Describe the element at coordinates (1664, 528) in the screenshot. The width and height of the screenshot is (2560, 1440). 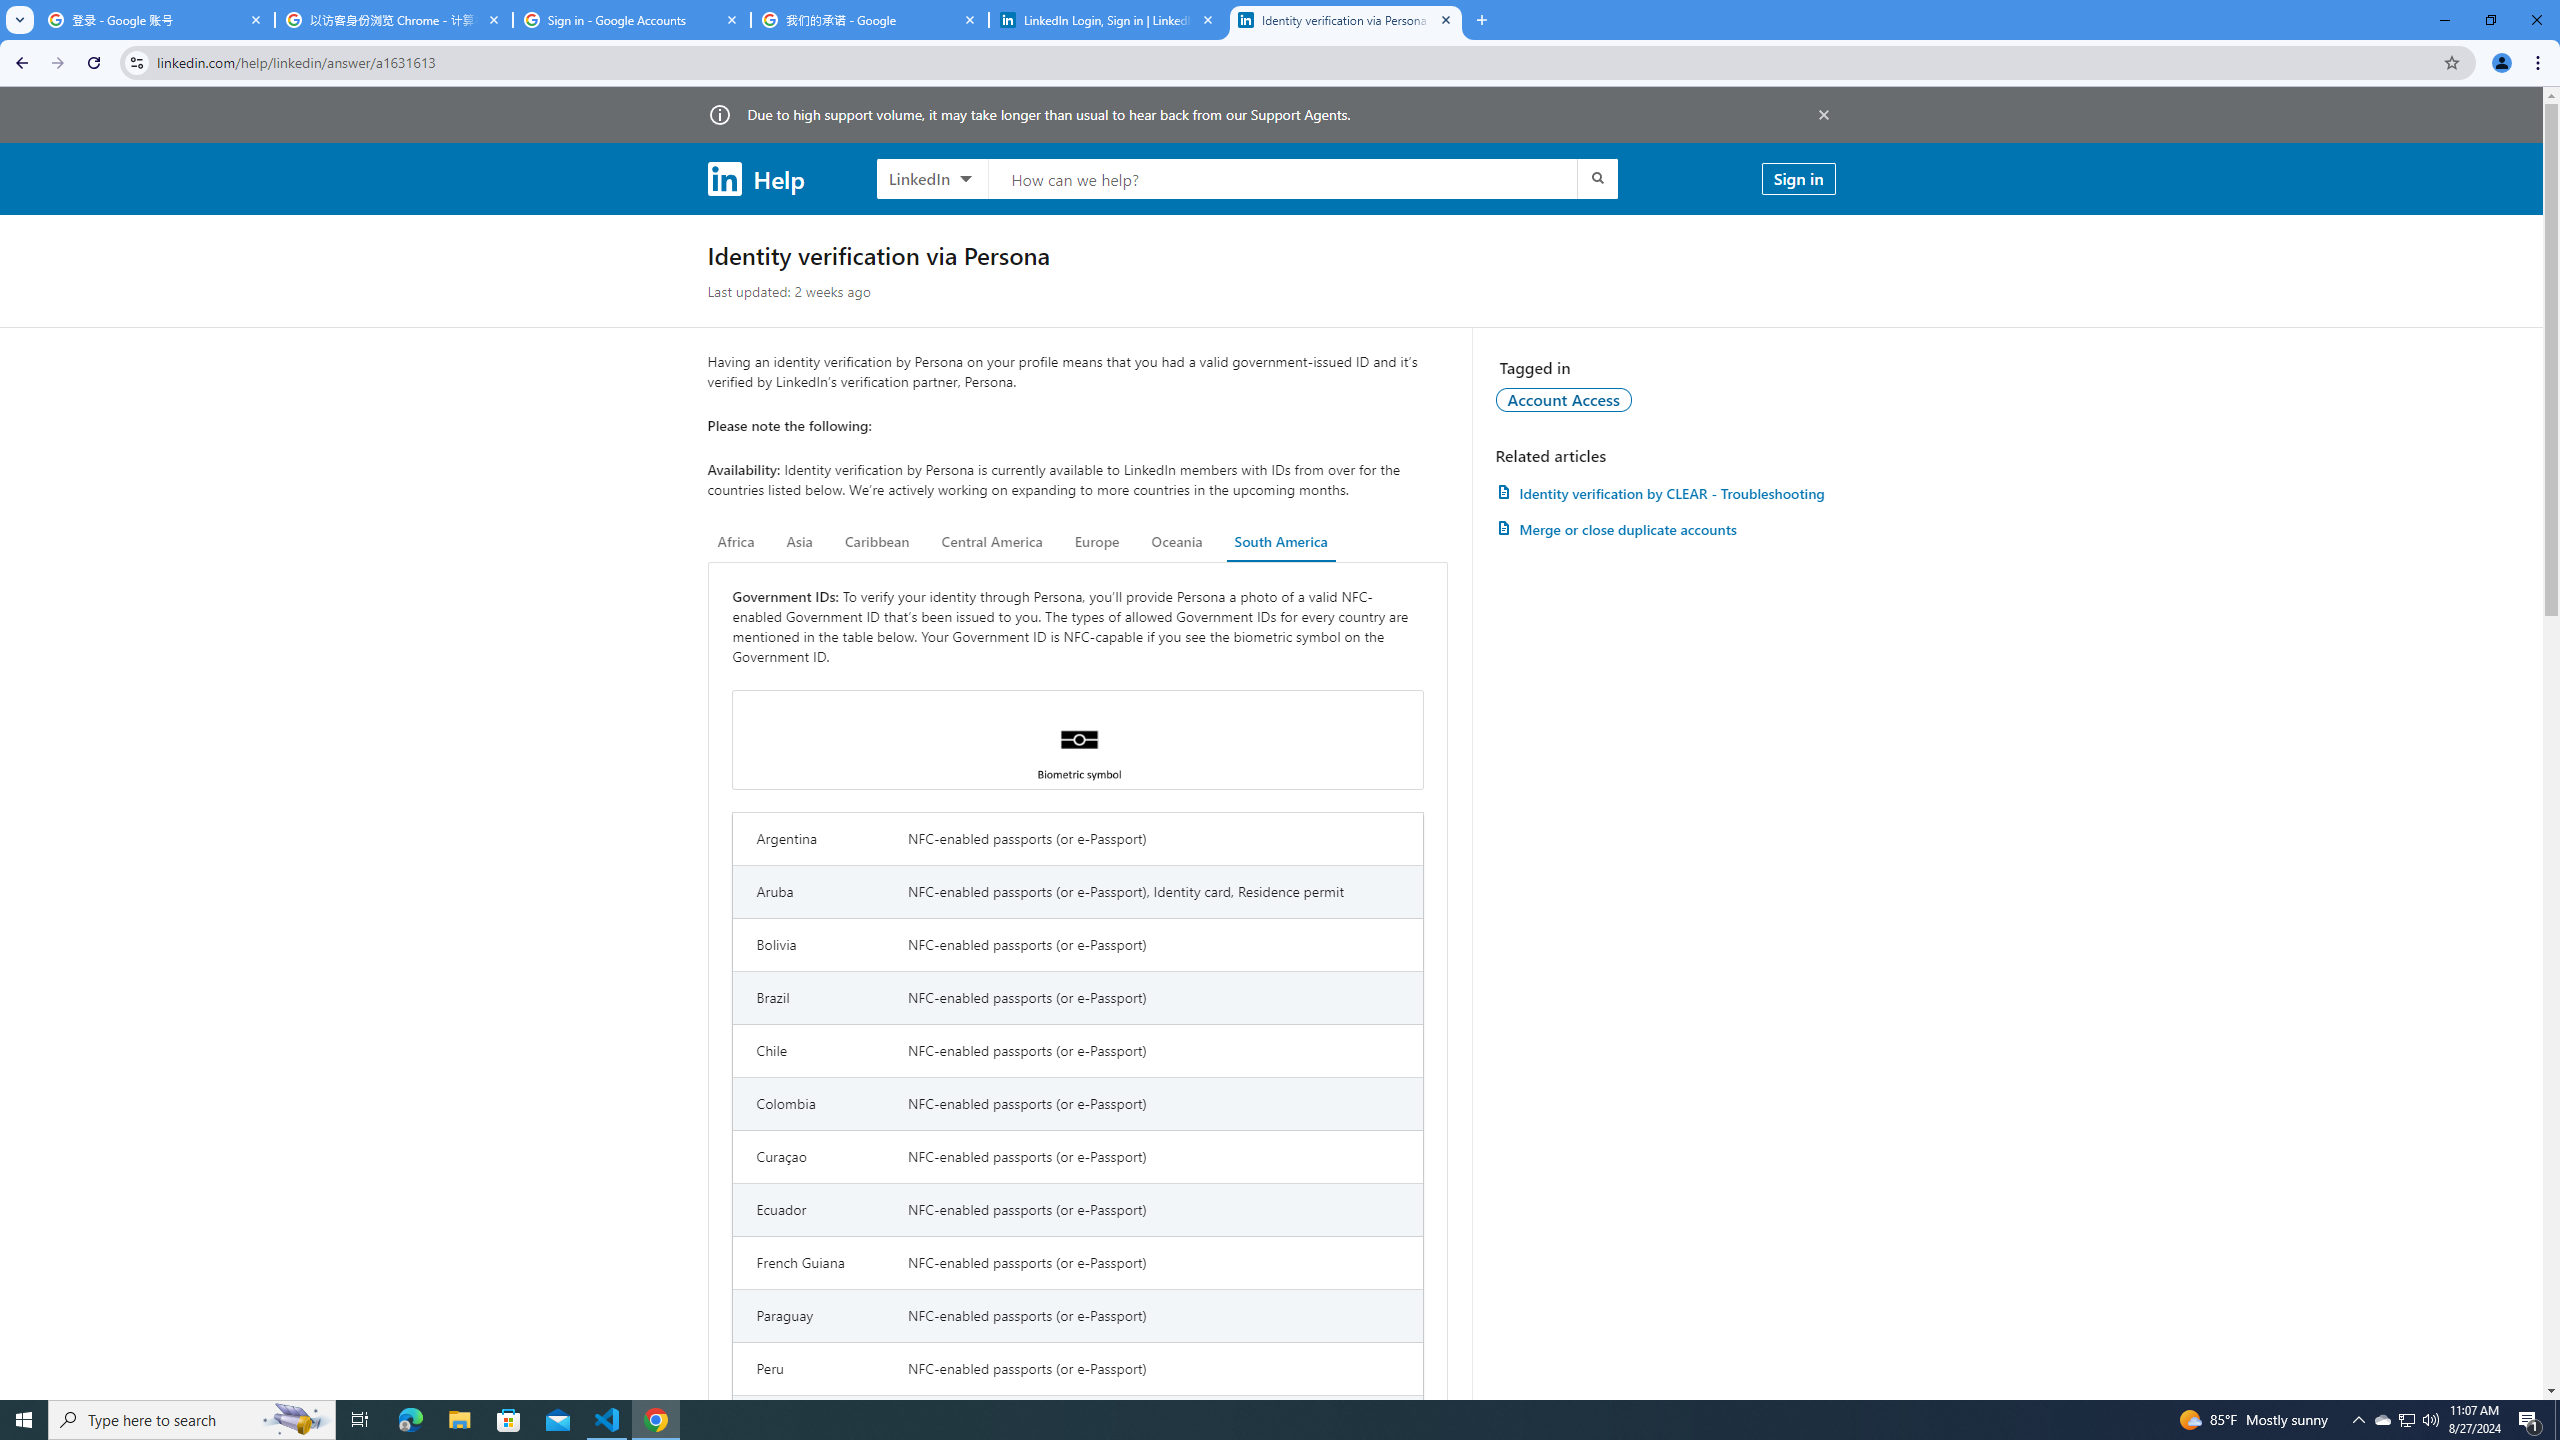
I see `'AutomationID: article-link-a1337200'` at that location.